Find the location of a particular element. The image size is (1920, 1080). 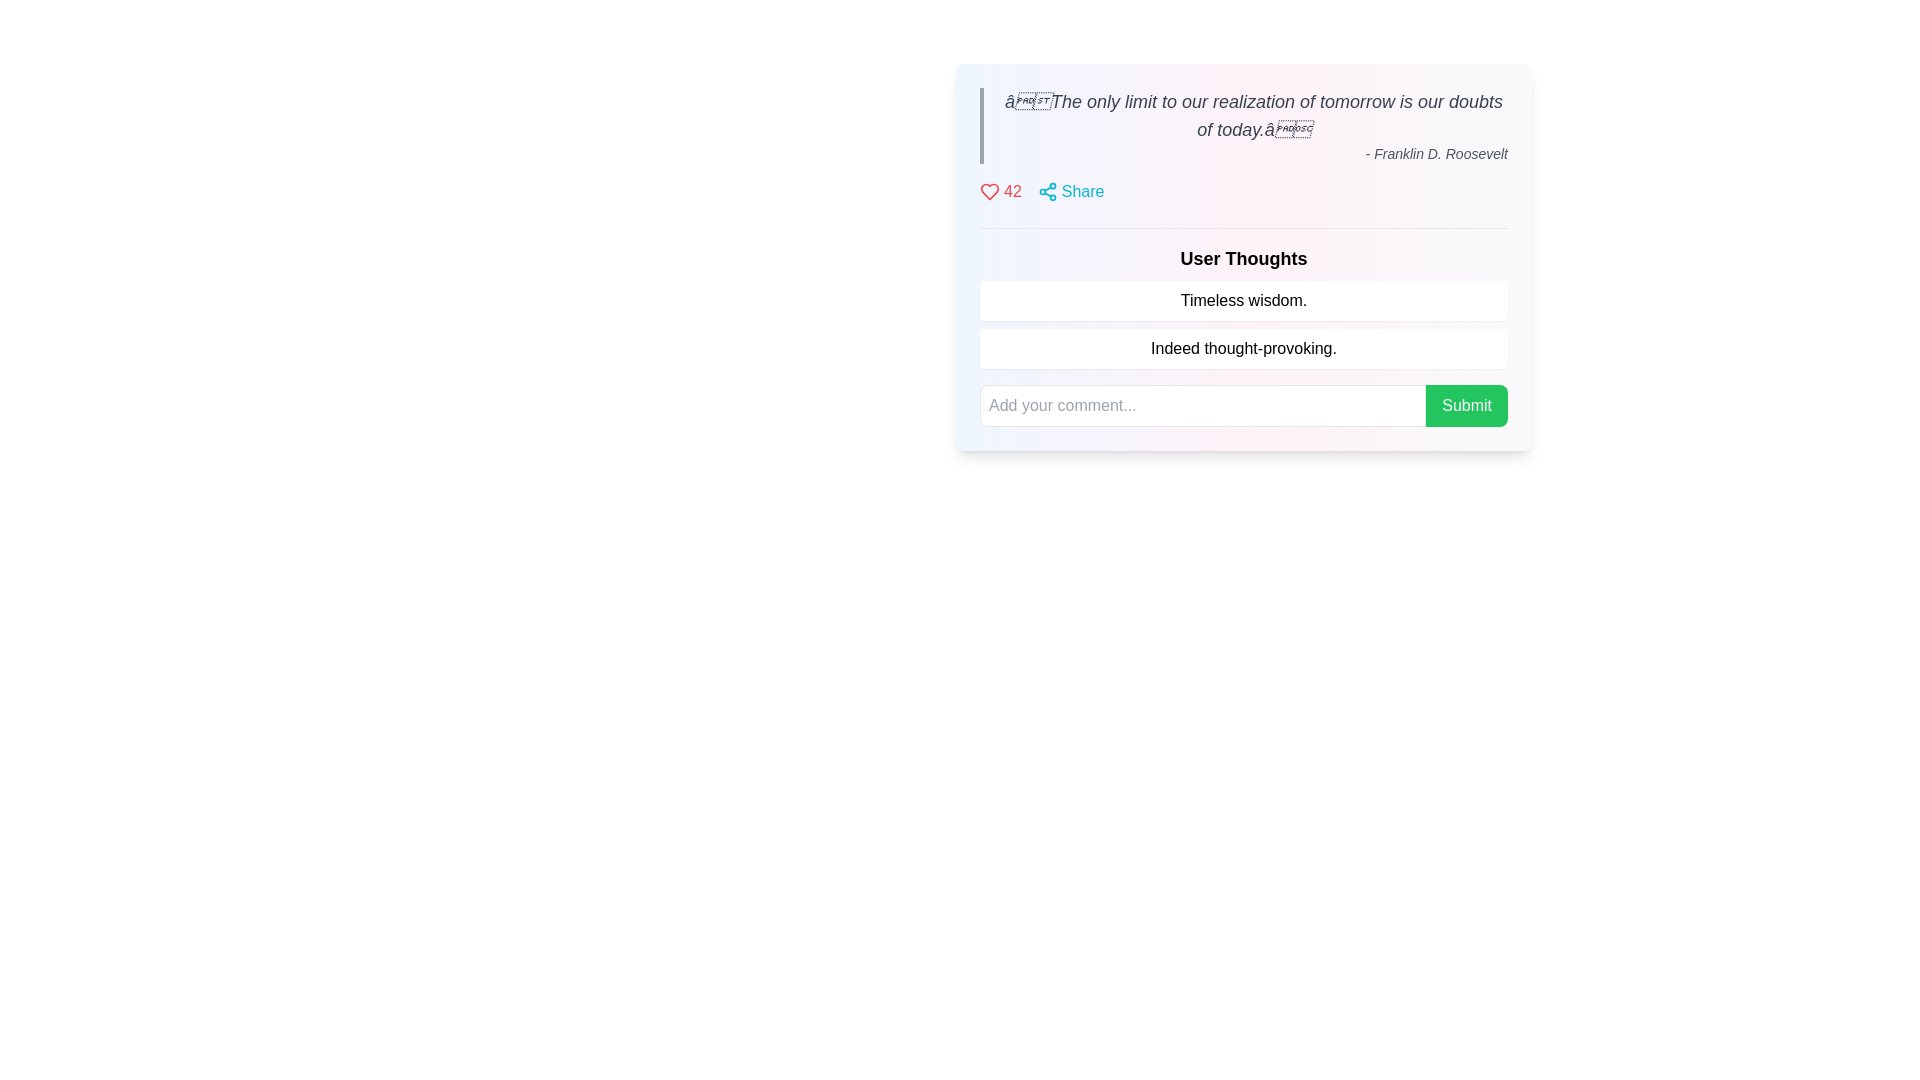

the SVG share icon, which is characterized by three connected circles and is accompanied by the text label 'Share' is located at coordinates (1046, 192).